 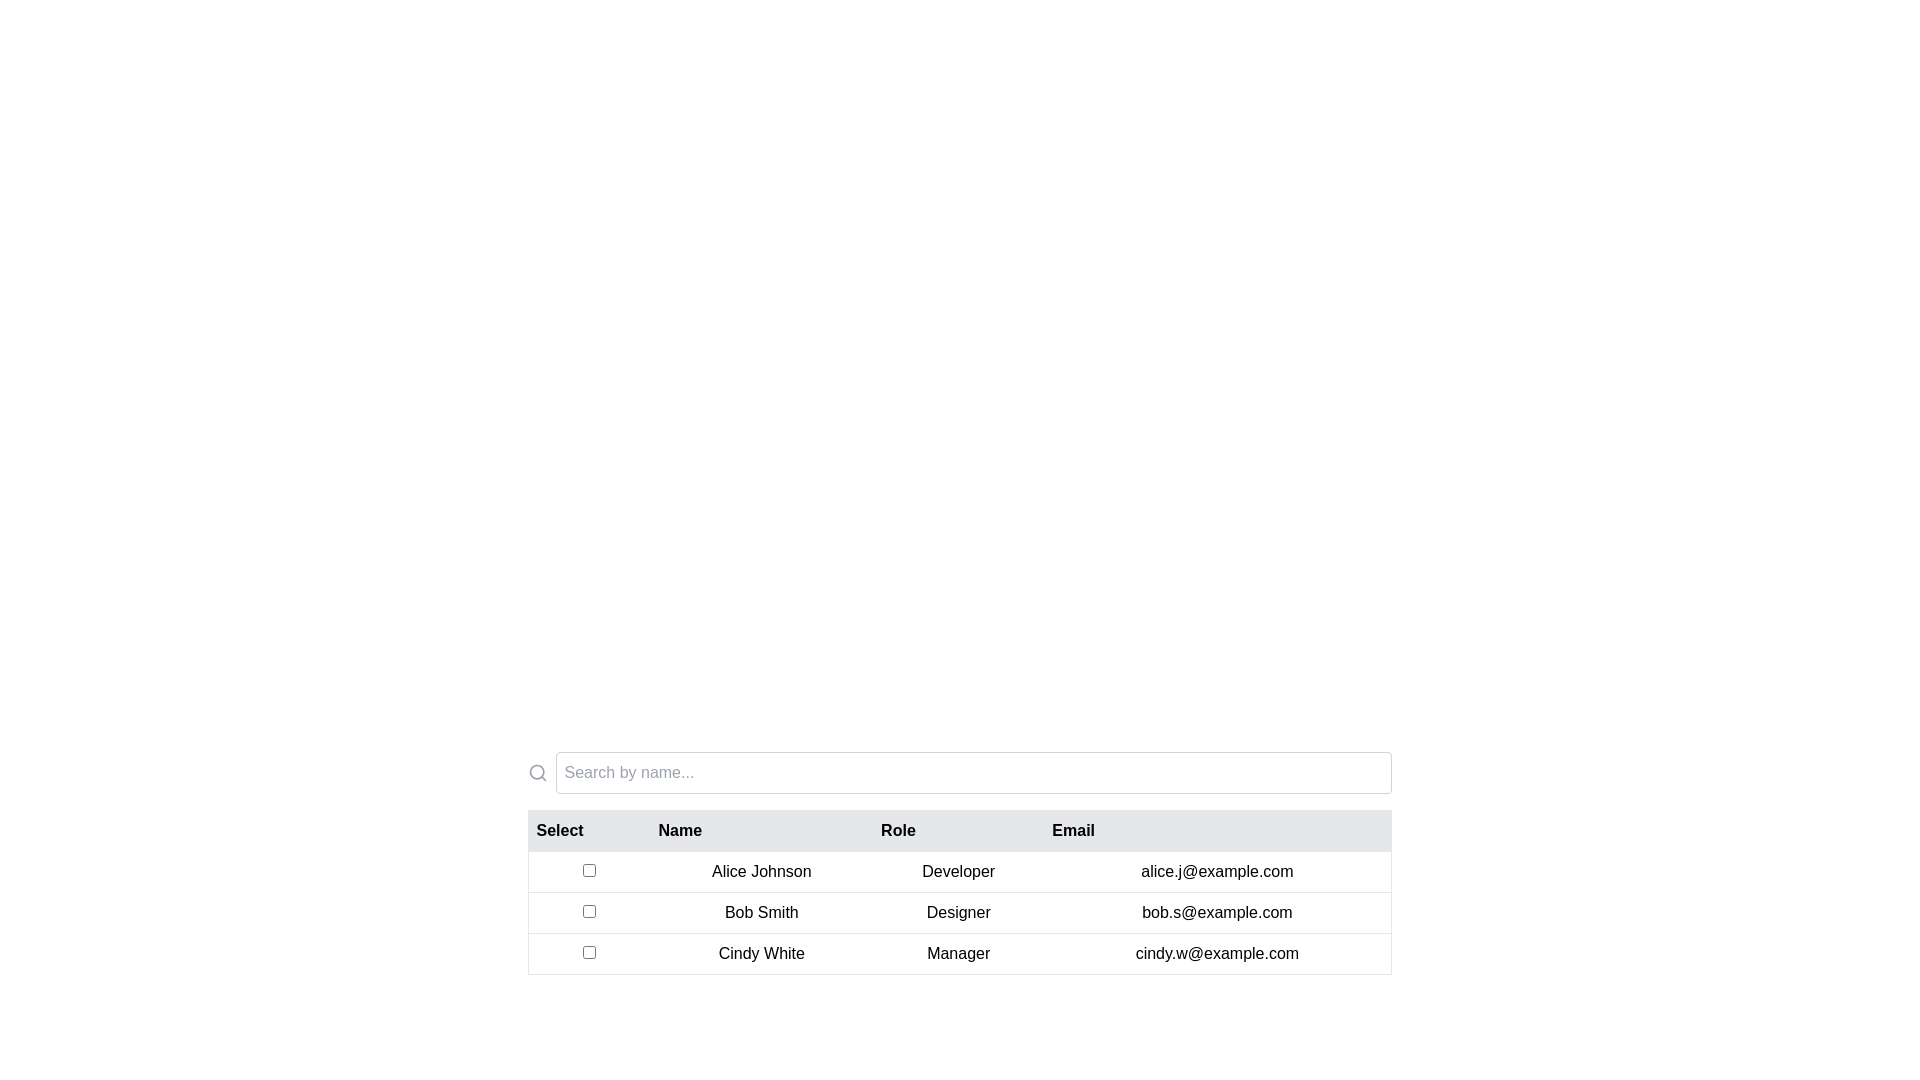 What do you see at coordinates (958, 913) in the screenshot?
I see `static text element displaying the role 'Designer' located in the second row of the user data table, centered in the Role column` at bounding box center [958, 913].